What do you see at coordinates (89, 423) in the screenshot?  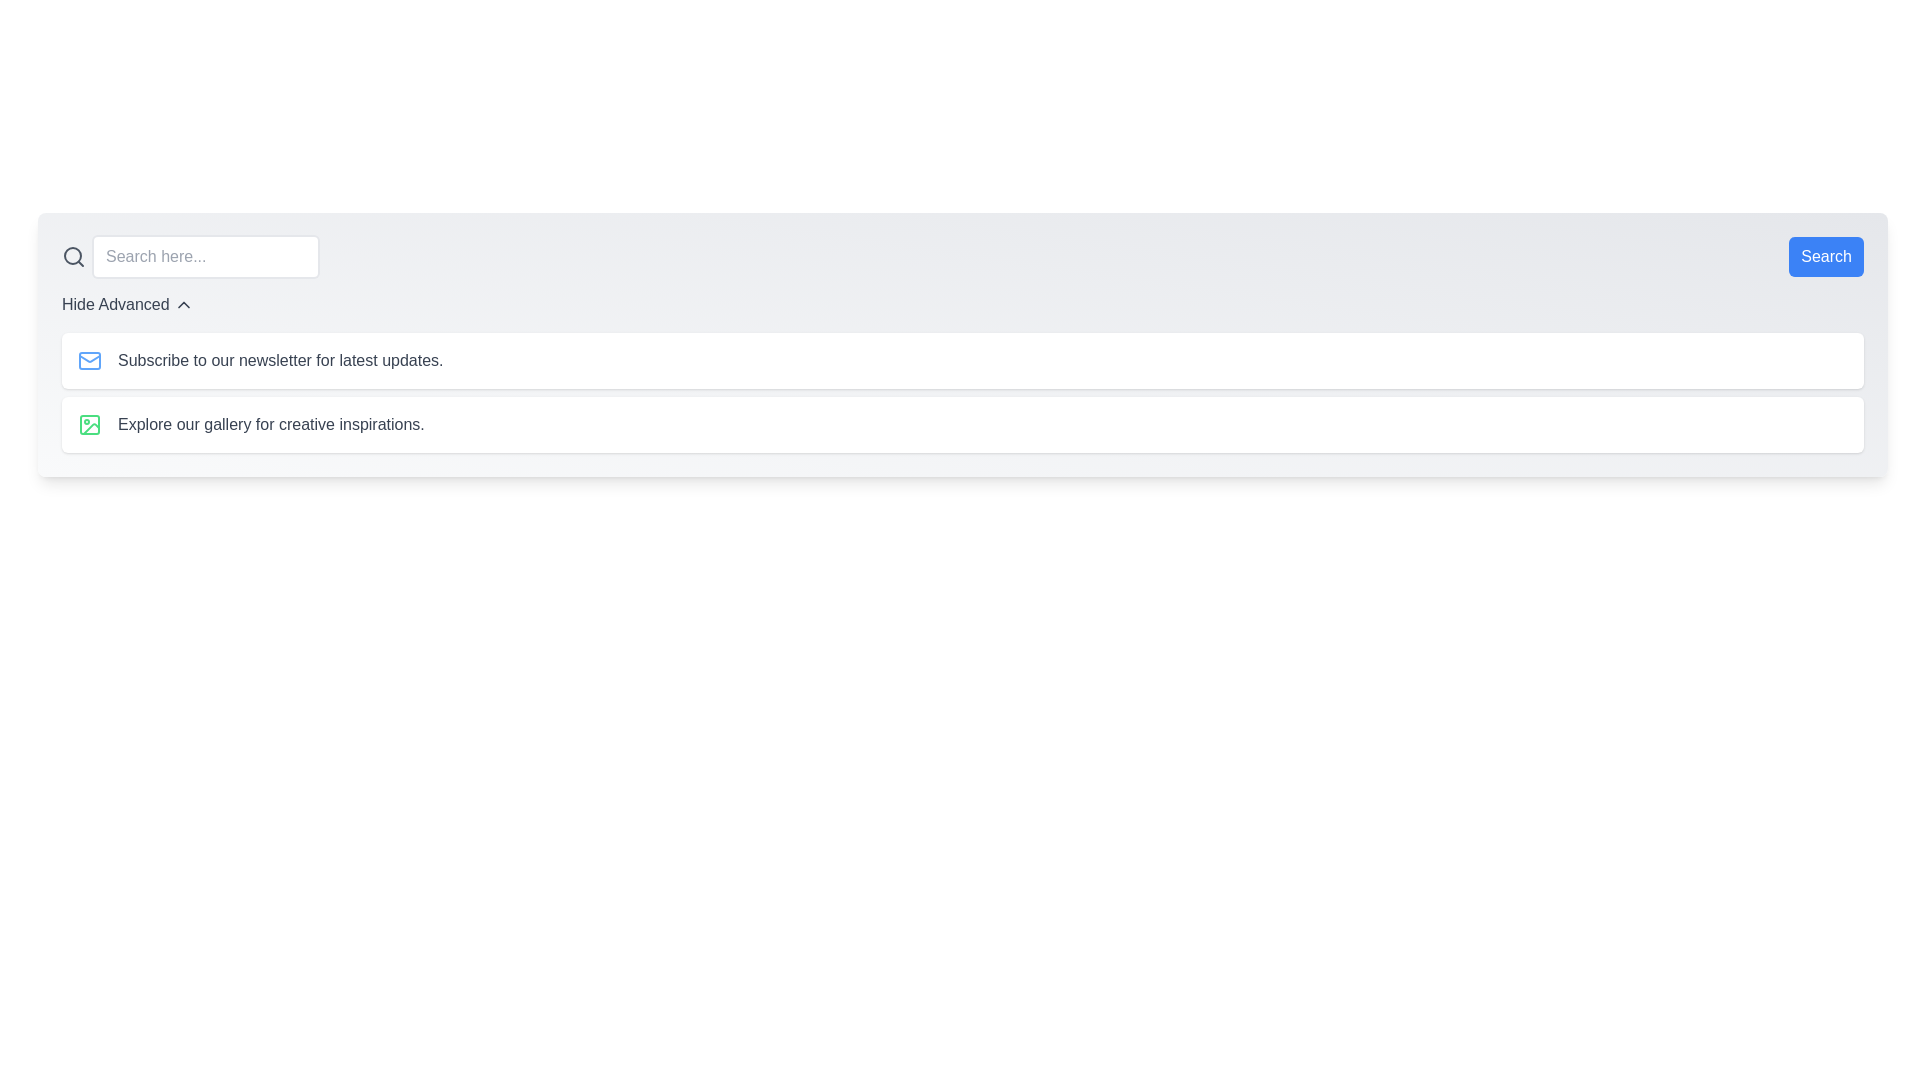 I see `the green square graphical icon component with a slight corner radius located in the middle-left part of the second row's icon` at bounding box center [89, 423].